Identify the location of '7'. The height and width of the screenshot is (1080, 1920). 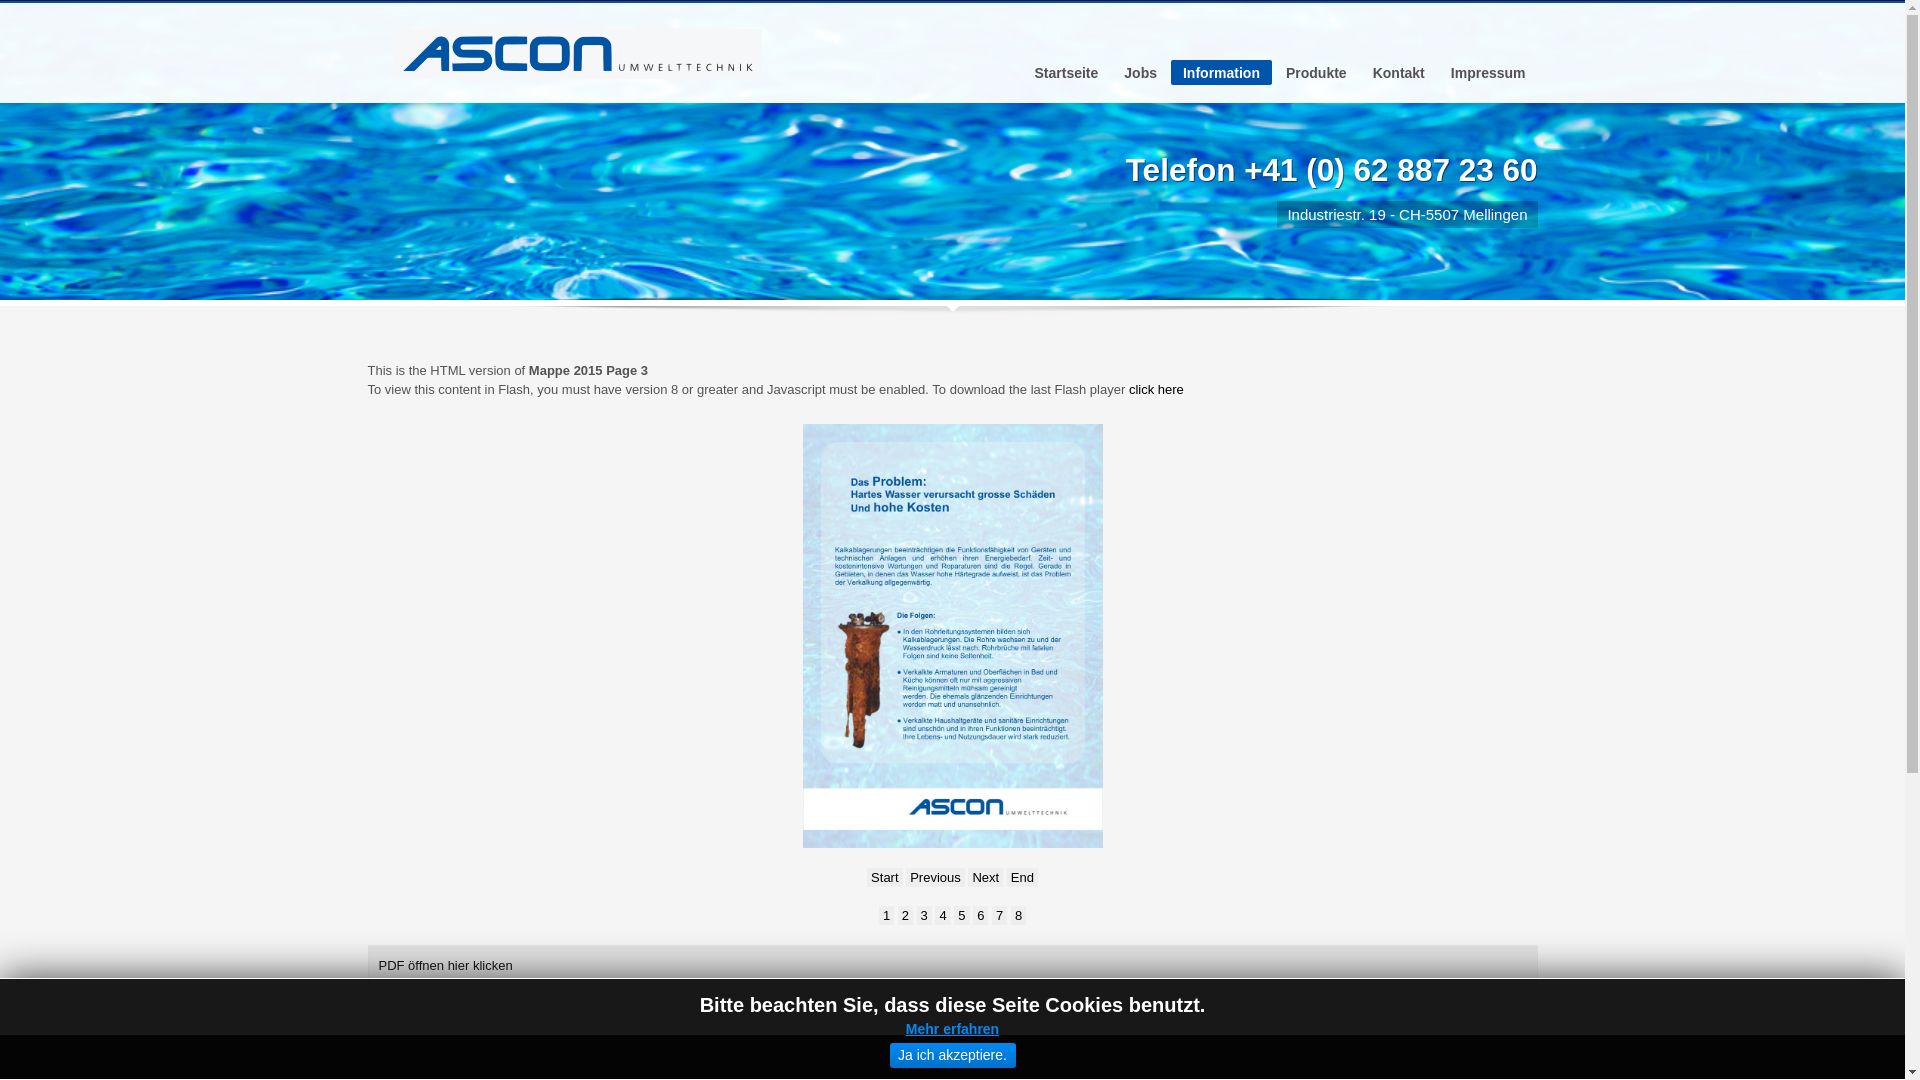
(992, 915).